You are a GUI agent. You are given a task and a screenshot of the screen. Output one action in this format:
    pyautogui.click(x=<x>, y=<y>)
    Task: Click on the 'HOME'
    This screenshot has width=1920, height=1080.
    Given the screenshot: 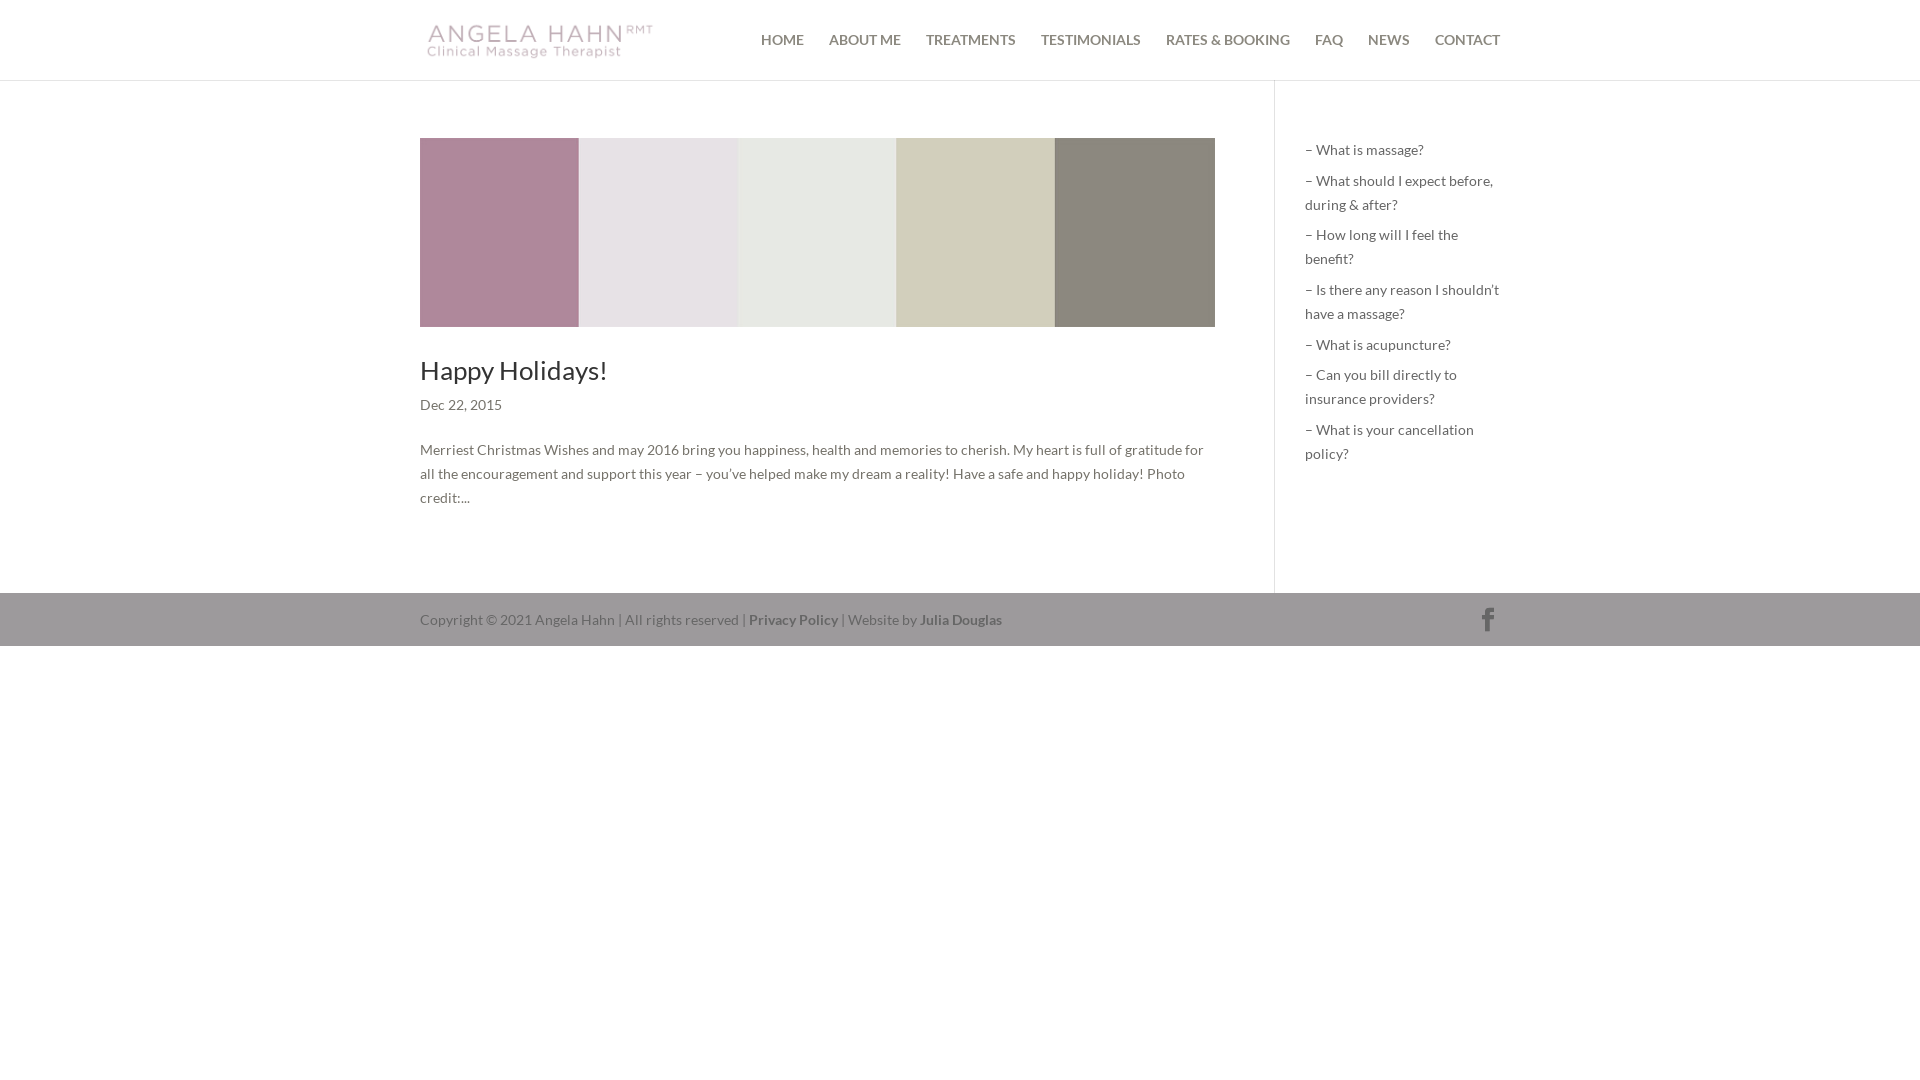 What is the action you would take?
    pyautogui.click(x=781, y=55)
    